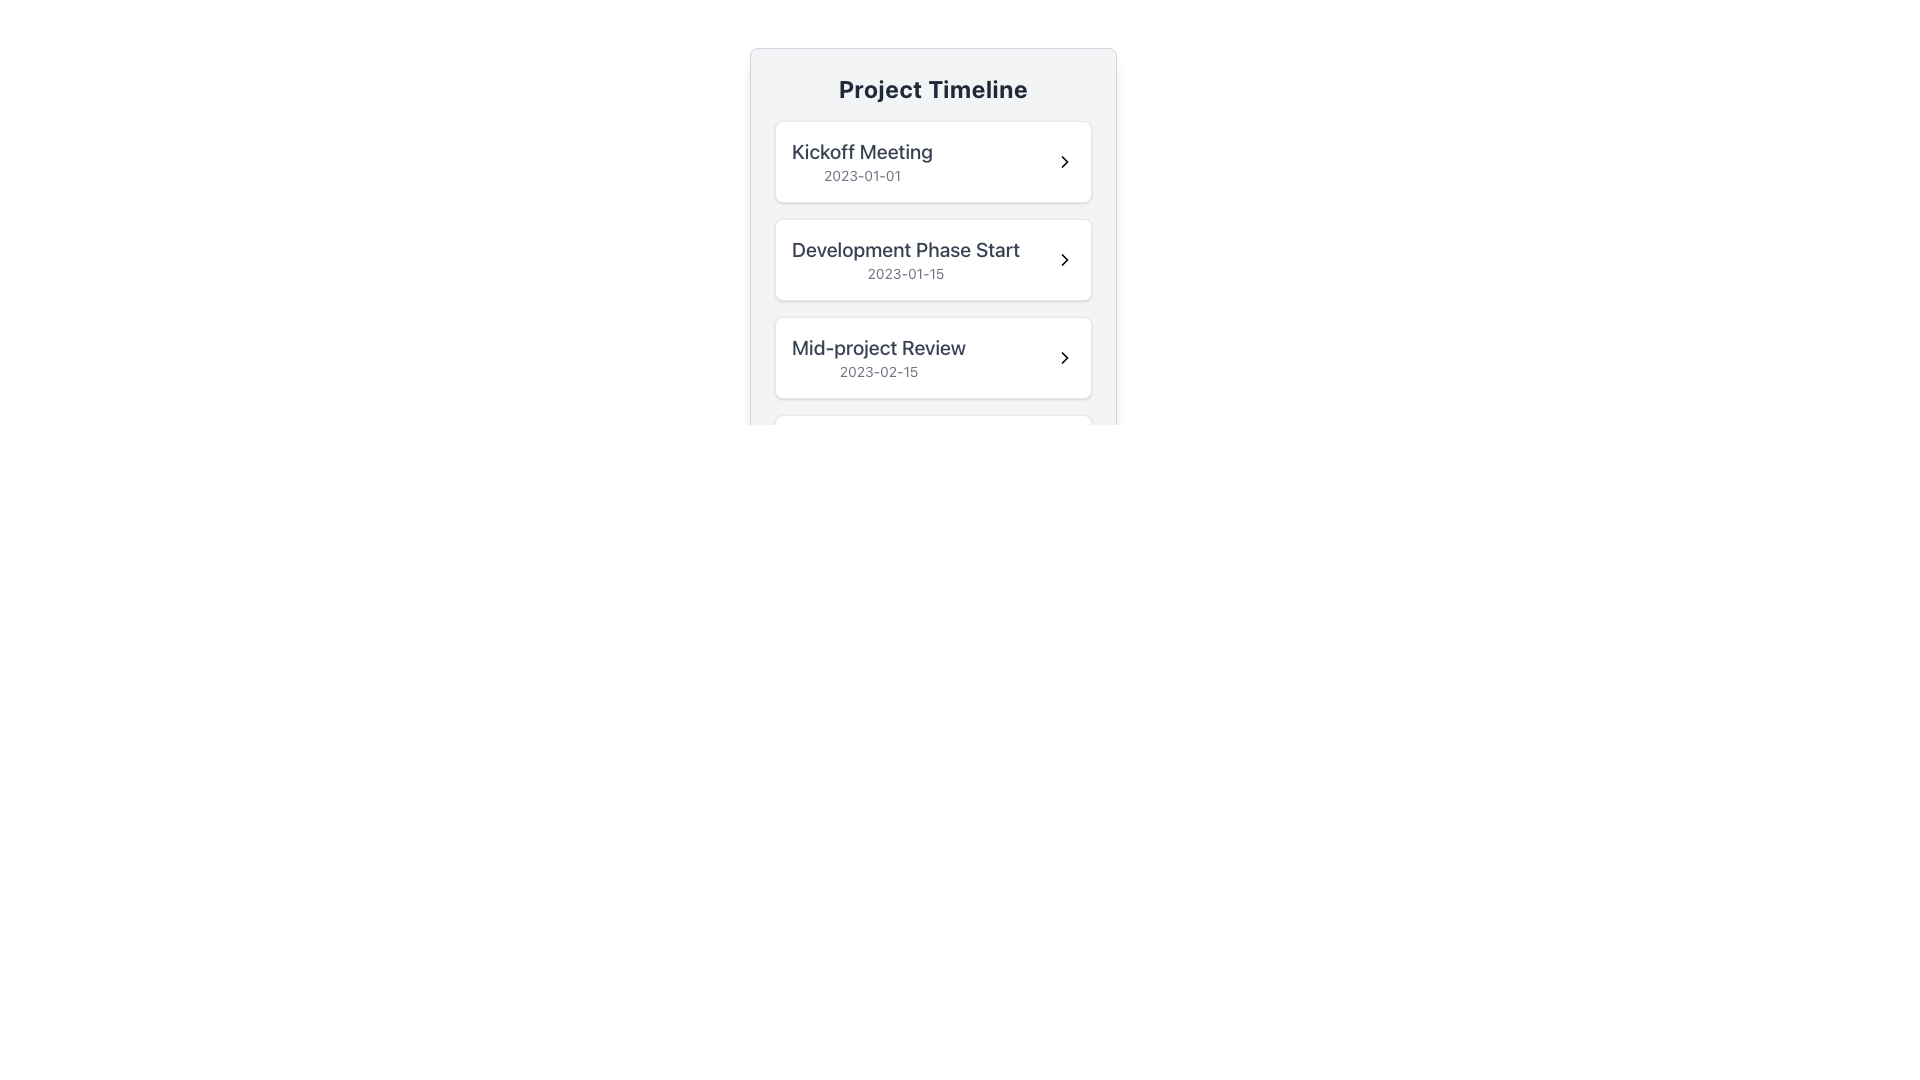 The width and height of the screenshot is (1920, 1080). Describe the element at coordinates (878, 346) in the screenshot. I see `the informational Text Label that represents the title of an event or milestone within the Project Timeline, located as the third entry in the vertical list` at that location.